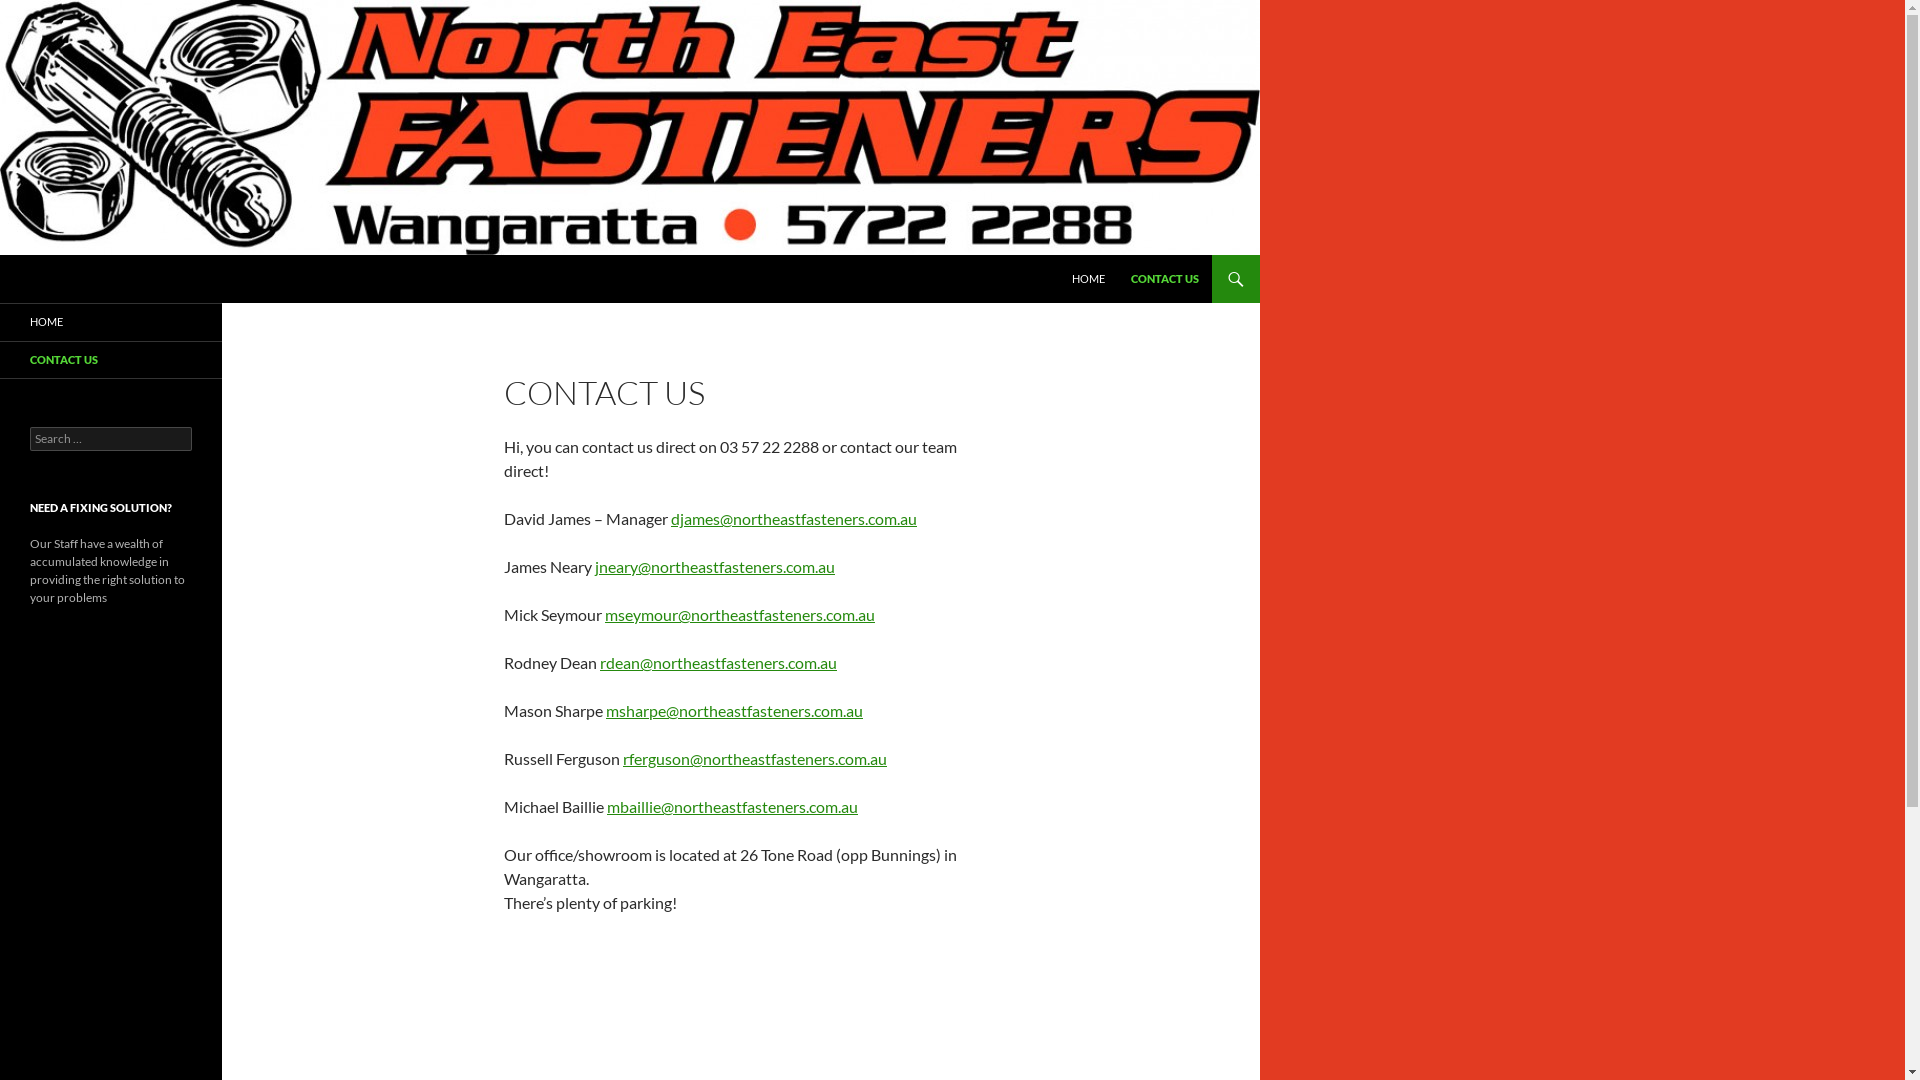 The image size is (1920, 1080). Describe the element at coordinates (0, 321) in the screenshot. I see `'HOME'` at that location.